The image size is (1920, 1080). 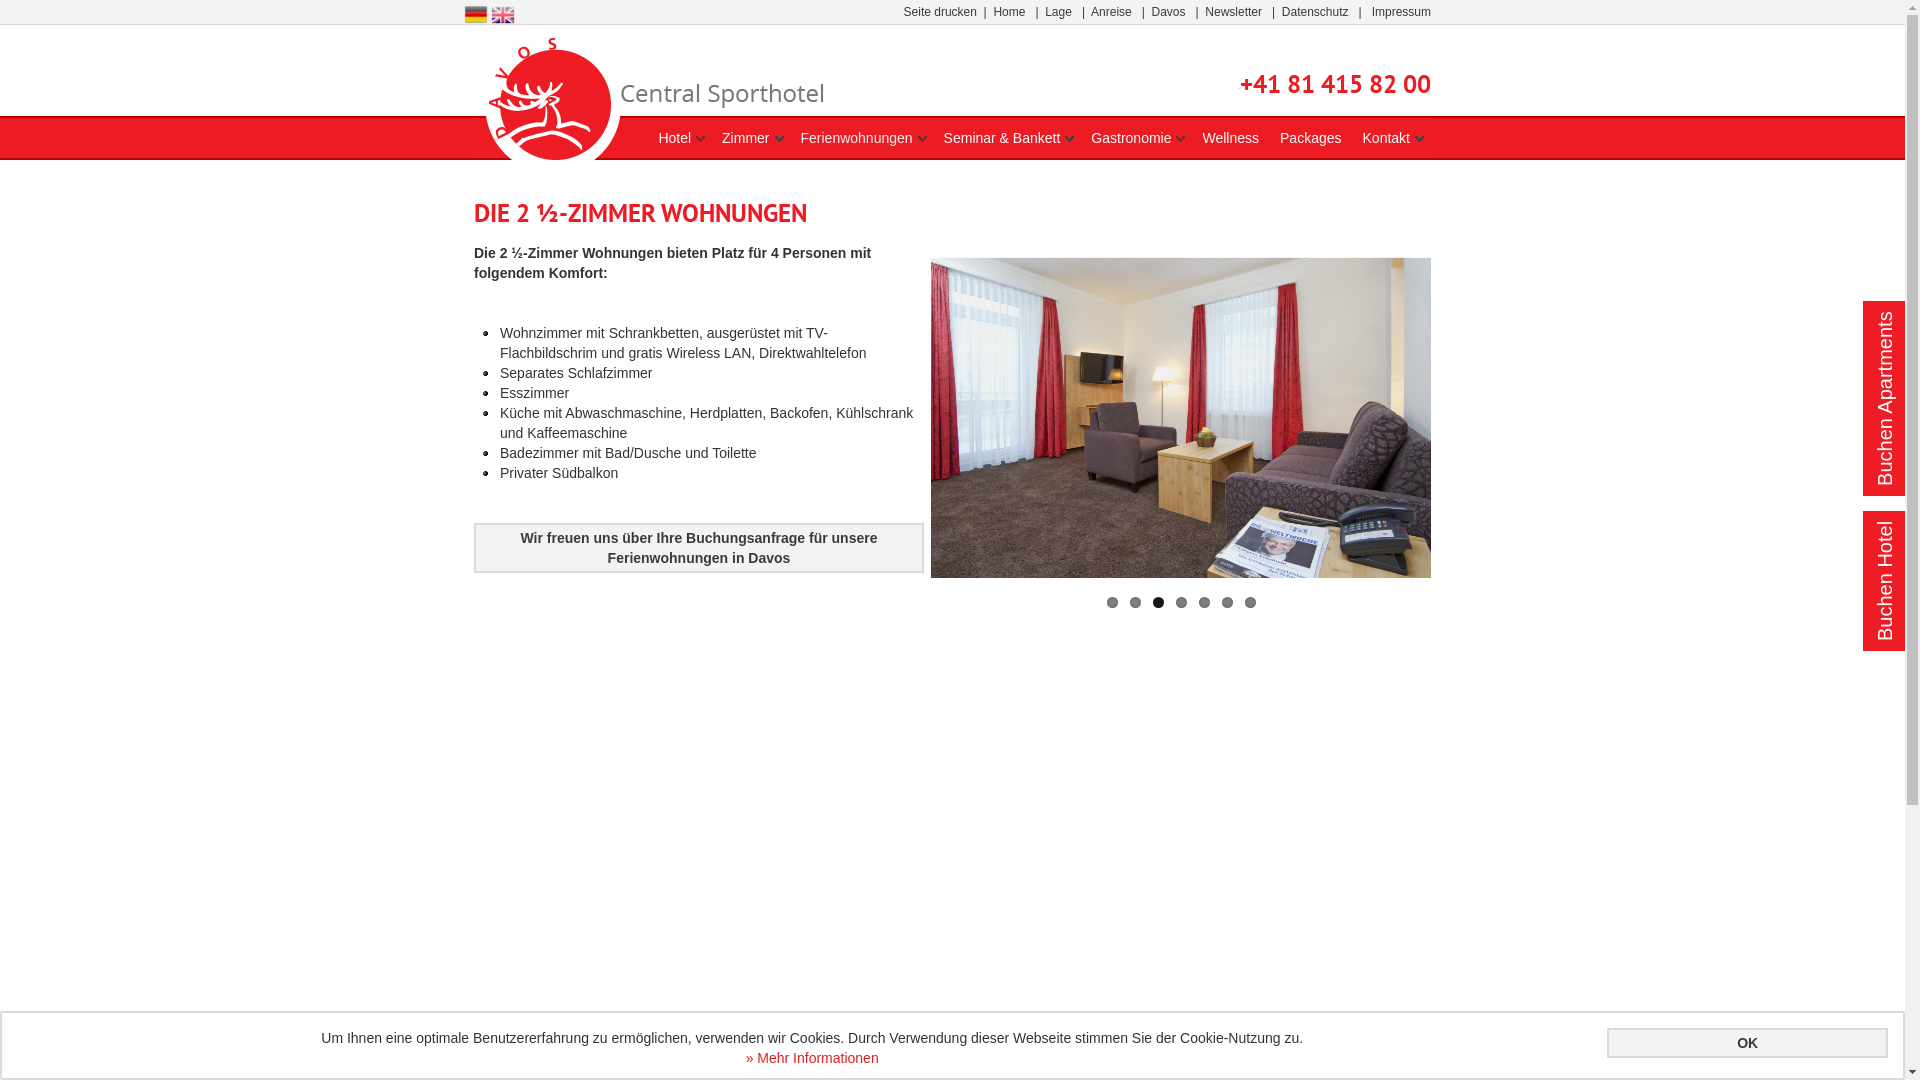 I want to click on 'OK', so click(x=1746, y=1041).